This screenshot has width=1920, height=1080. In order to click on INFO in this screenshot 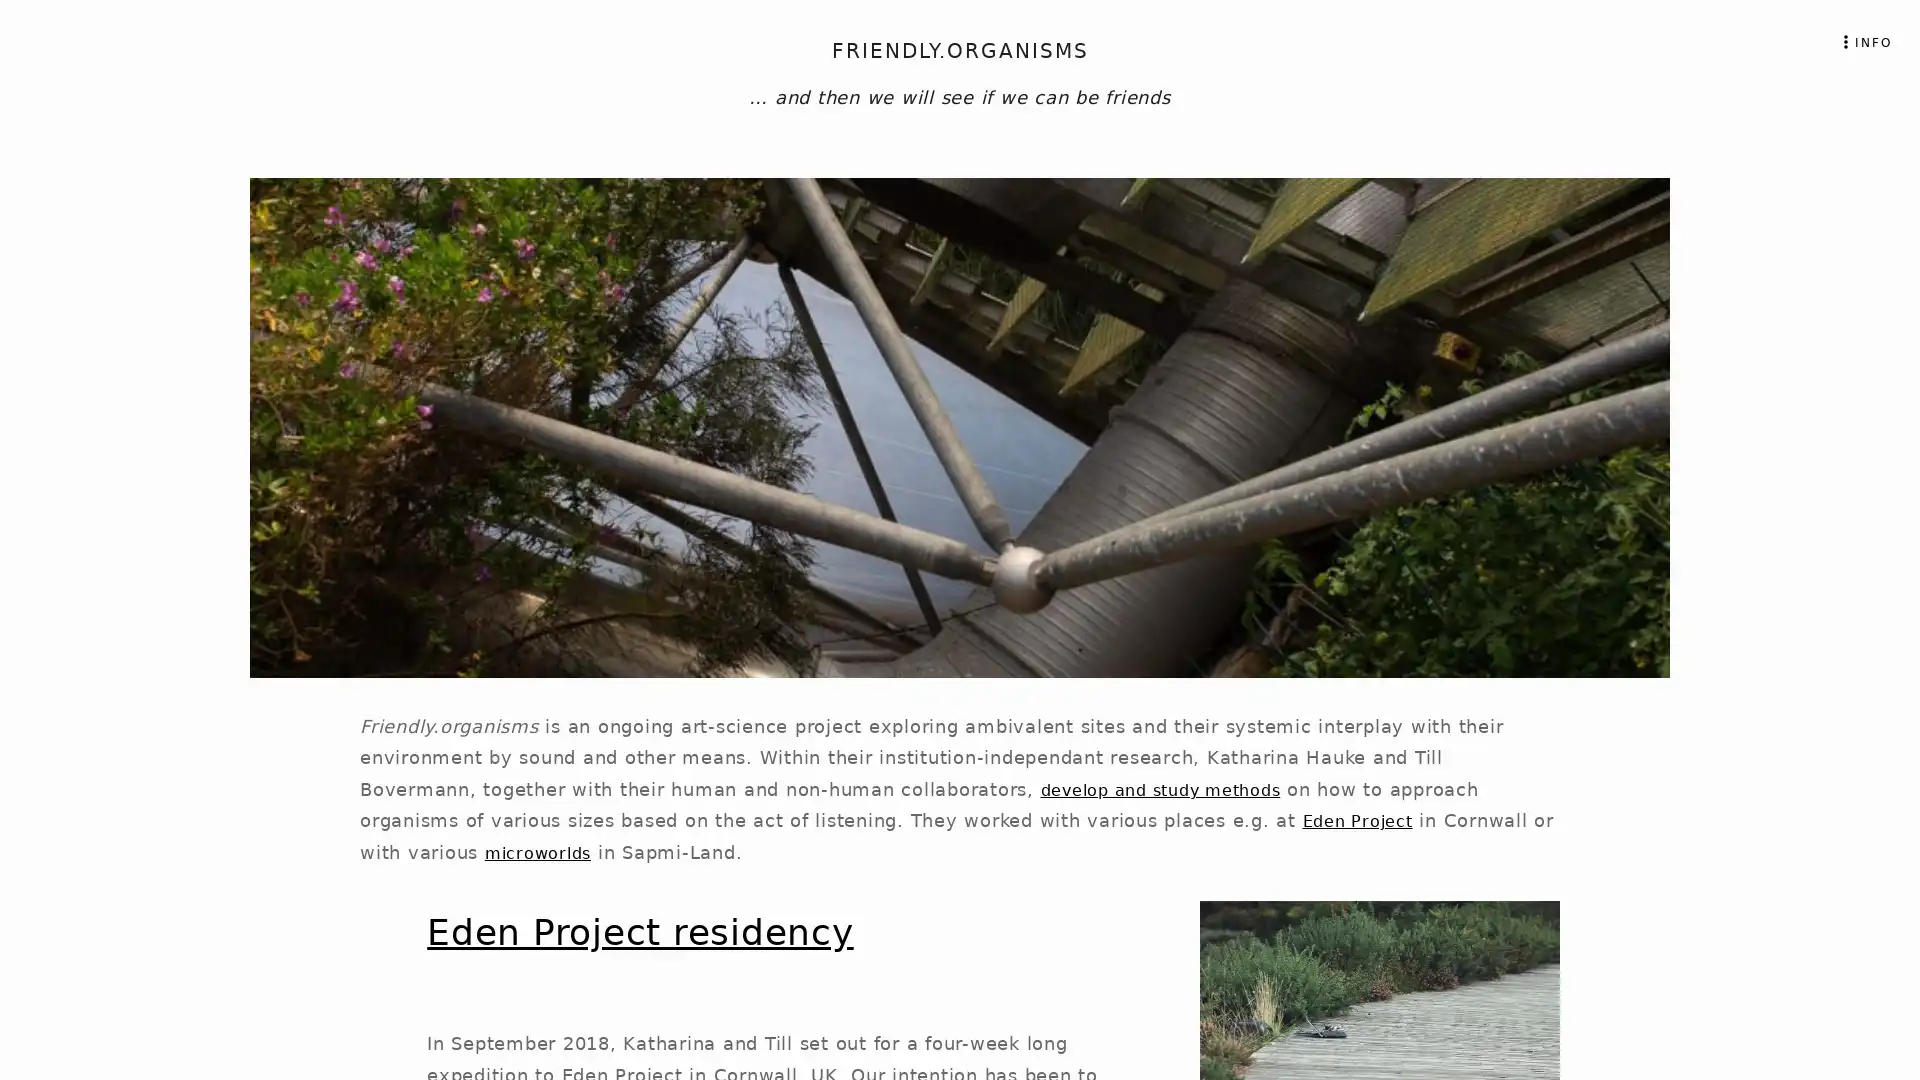, I will do `click(1863, 41)`.